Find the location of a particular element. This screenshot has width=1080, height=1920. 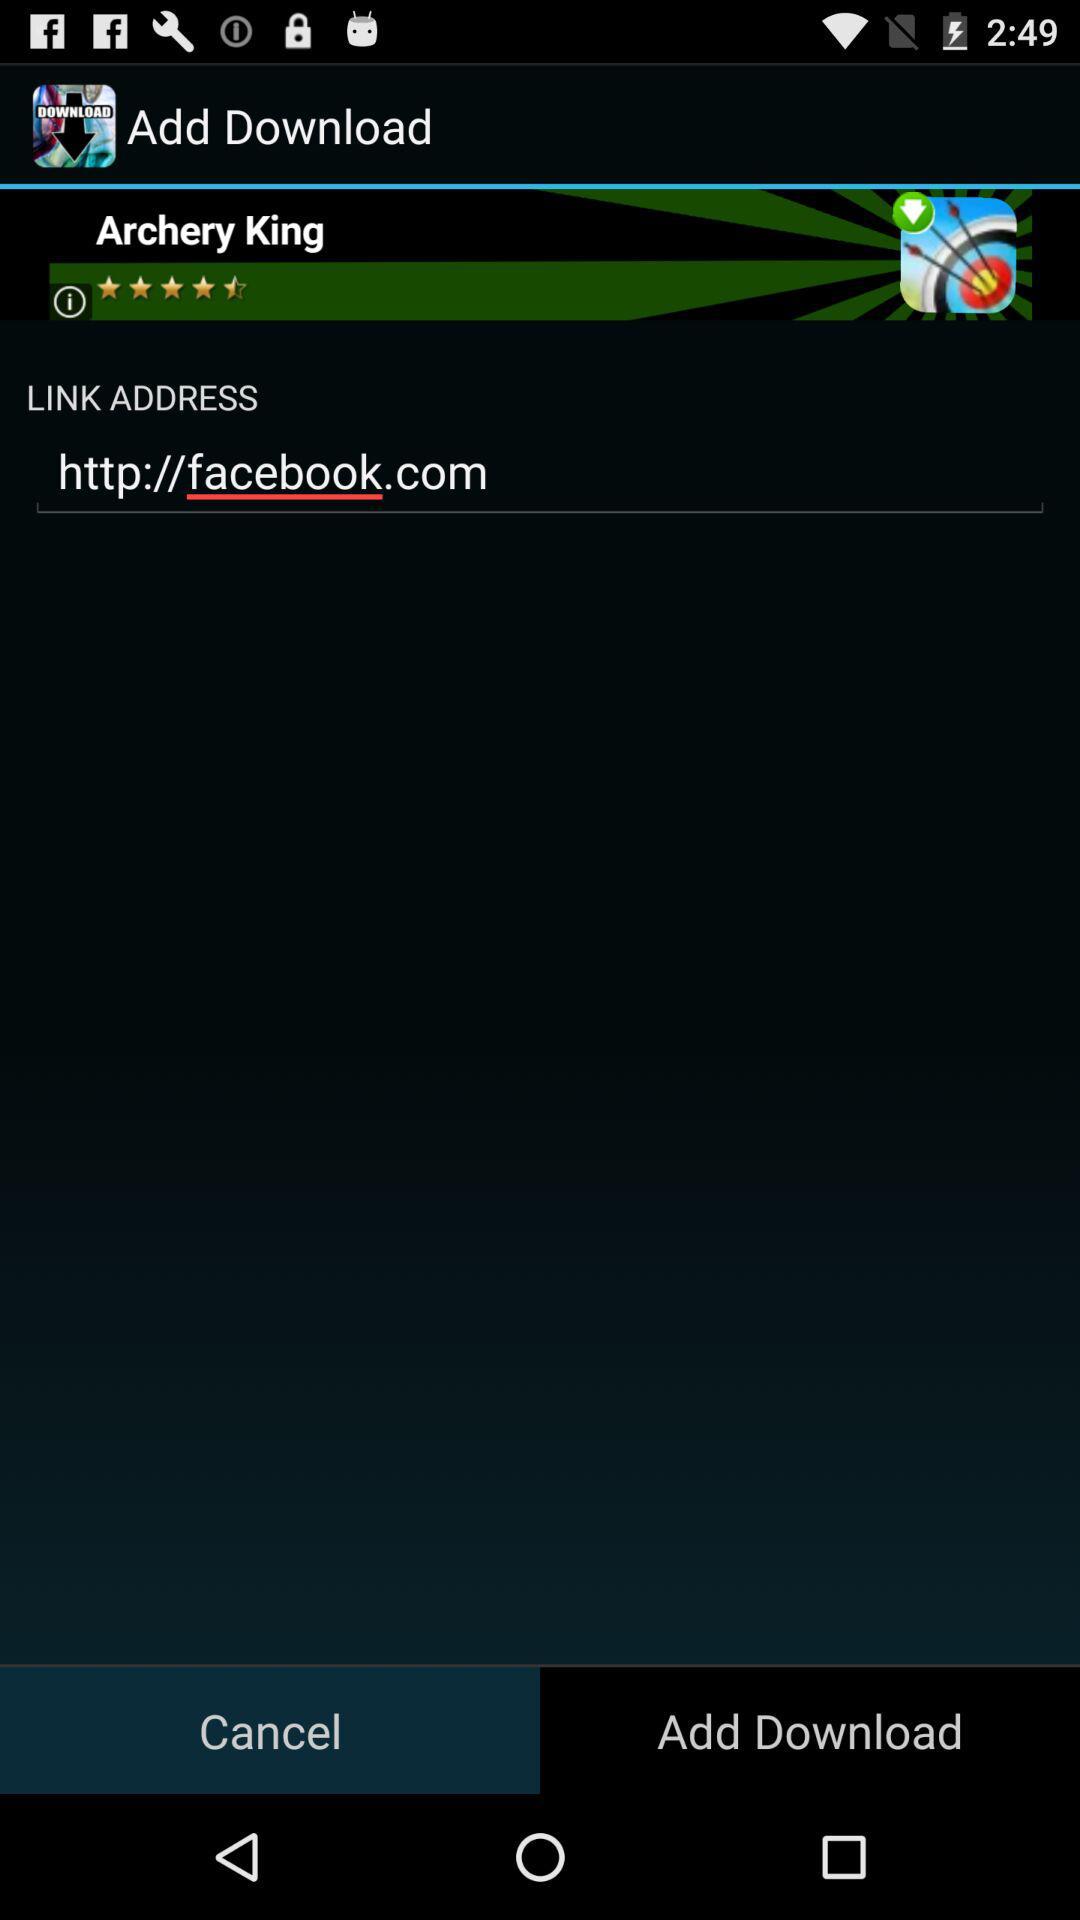

follow advertisement banner is located at coordinates (538, 253).